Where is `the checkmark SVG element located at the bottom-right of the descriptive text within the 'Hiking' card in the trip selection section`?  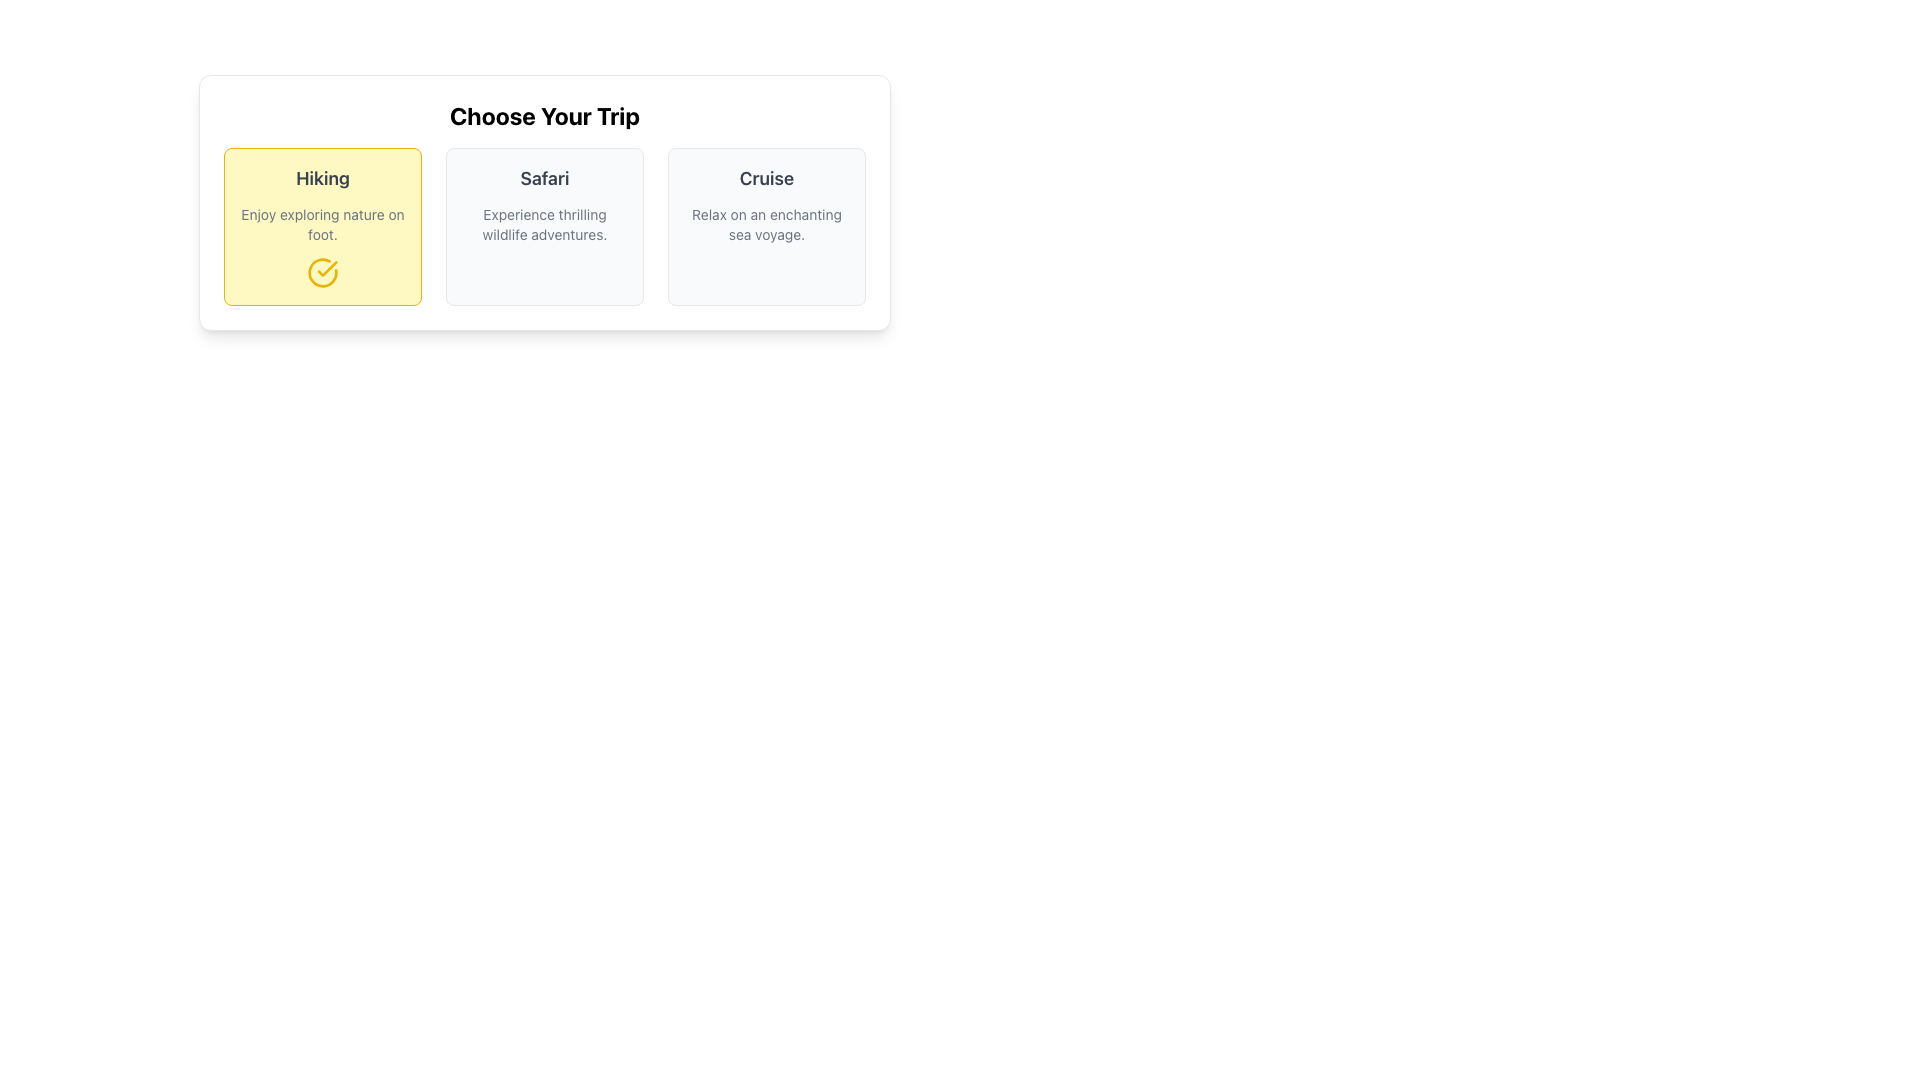 the checkmark SVG element located at the bottom-right of the descriptive text within the 'Hiking' card in the trip selection section is located at coordinates (327, 268).